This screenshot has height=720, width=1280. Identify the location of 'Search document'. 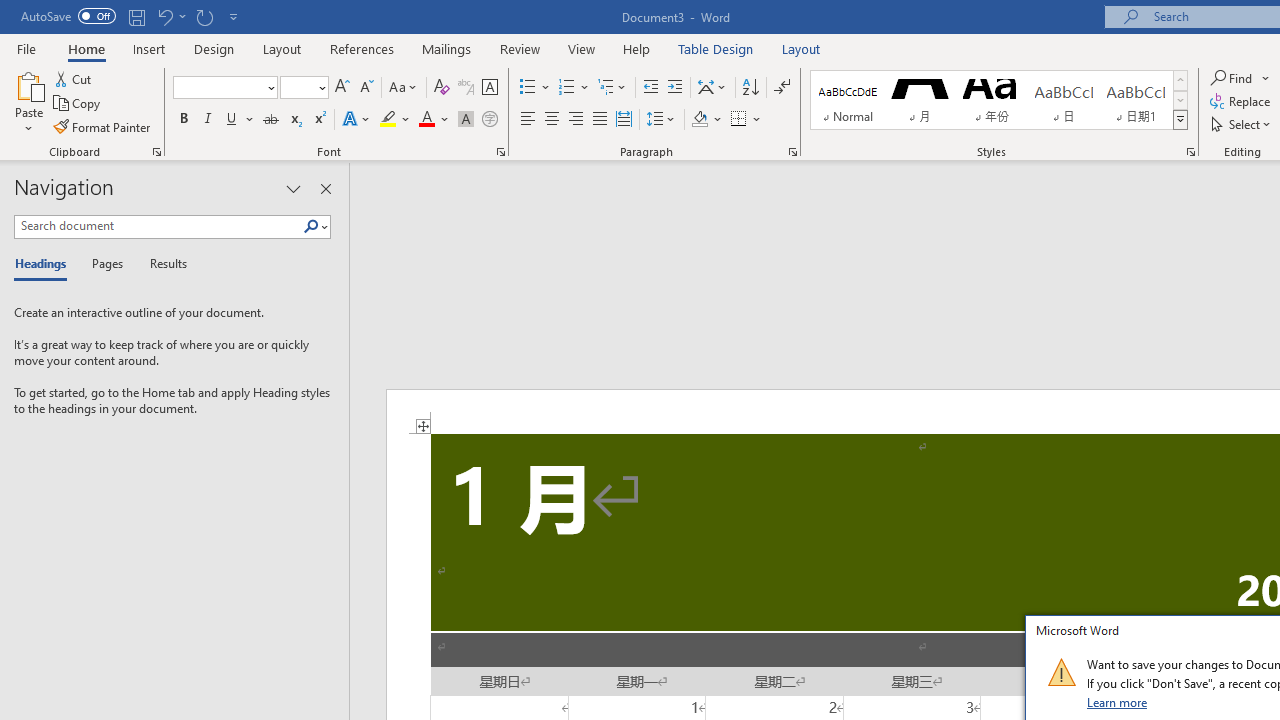
(157, 225).